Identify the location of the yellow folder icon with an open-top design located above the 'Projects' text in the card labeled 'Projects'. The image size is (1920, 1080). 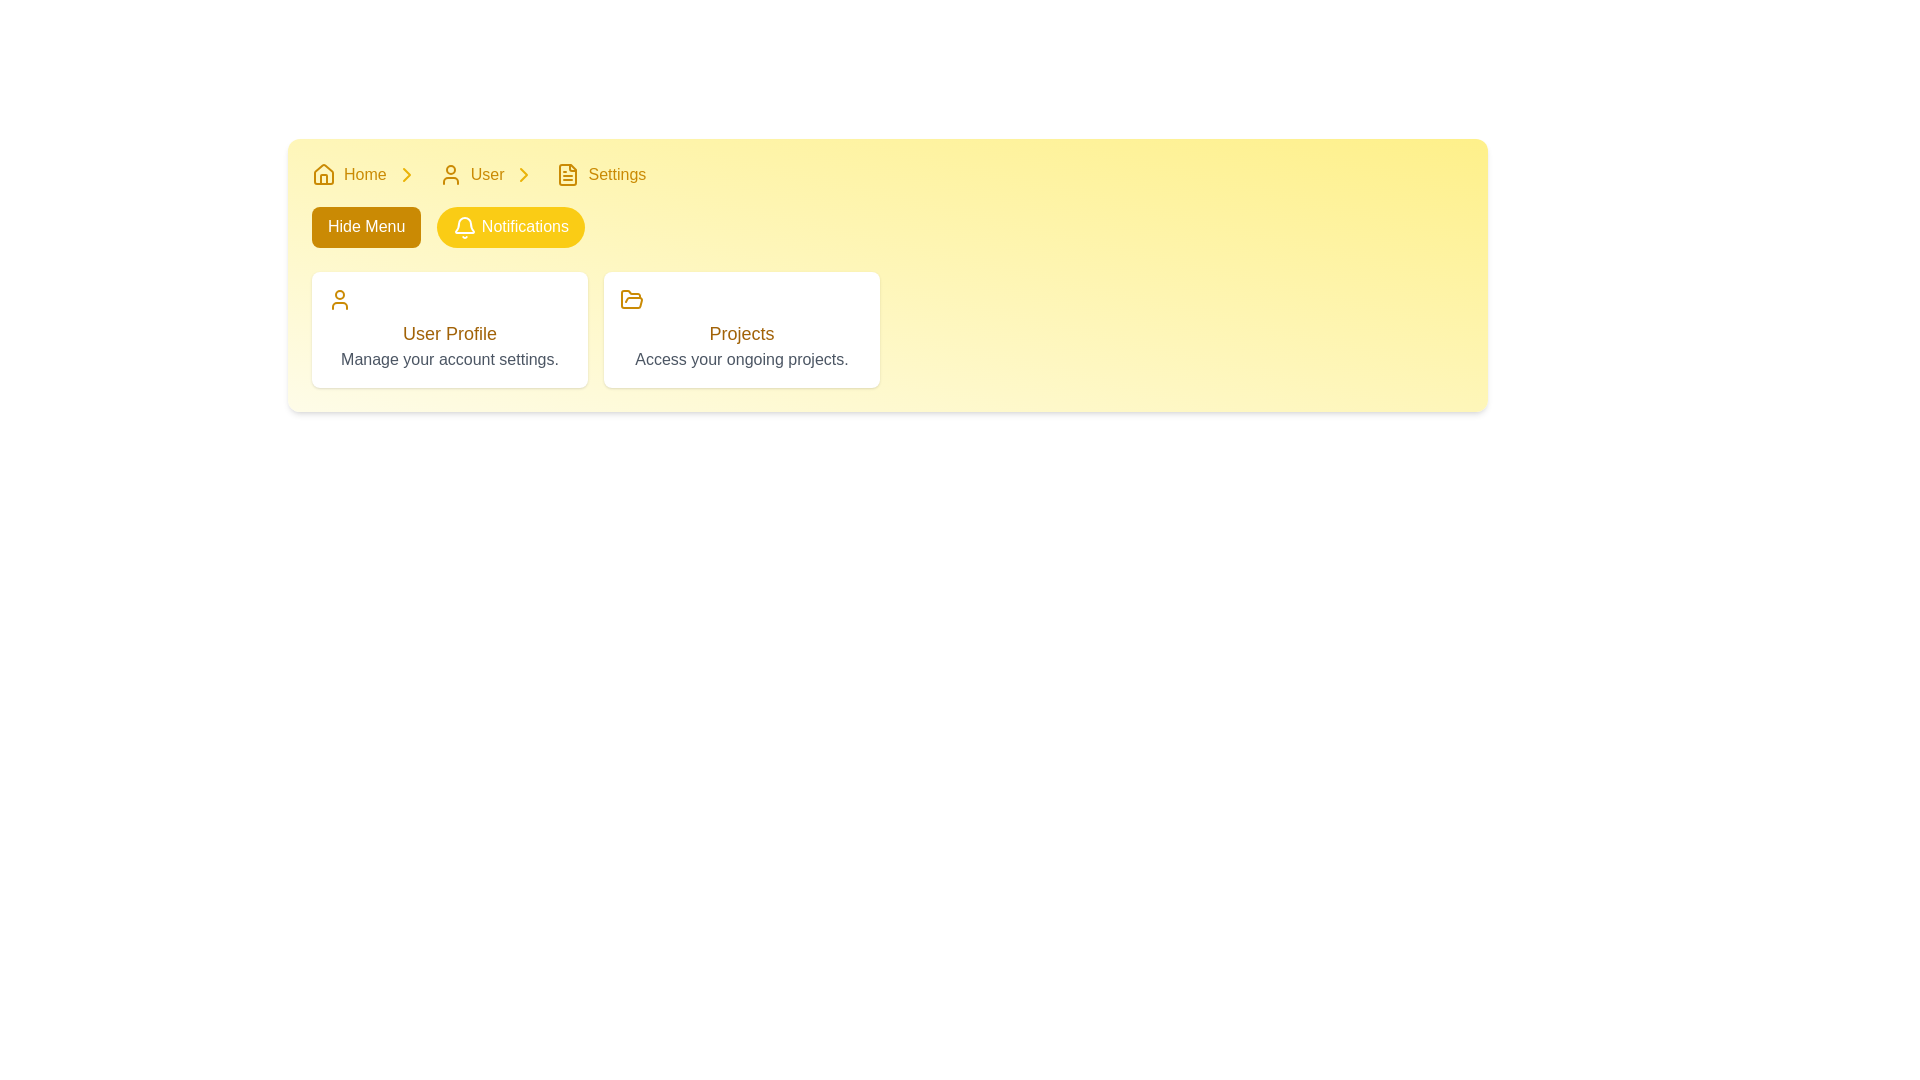
(631, 299).